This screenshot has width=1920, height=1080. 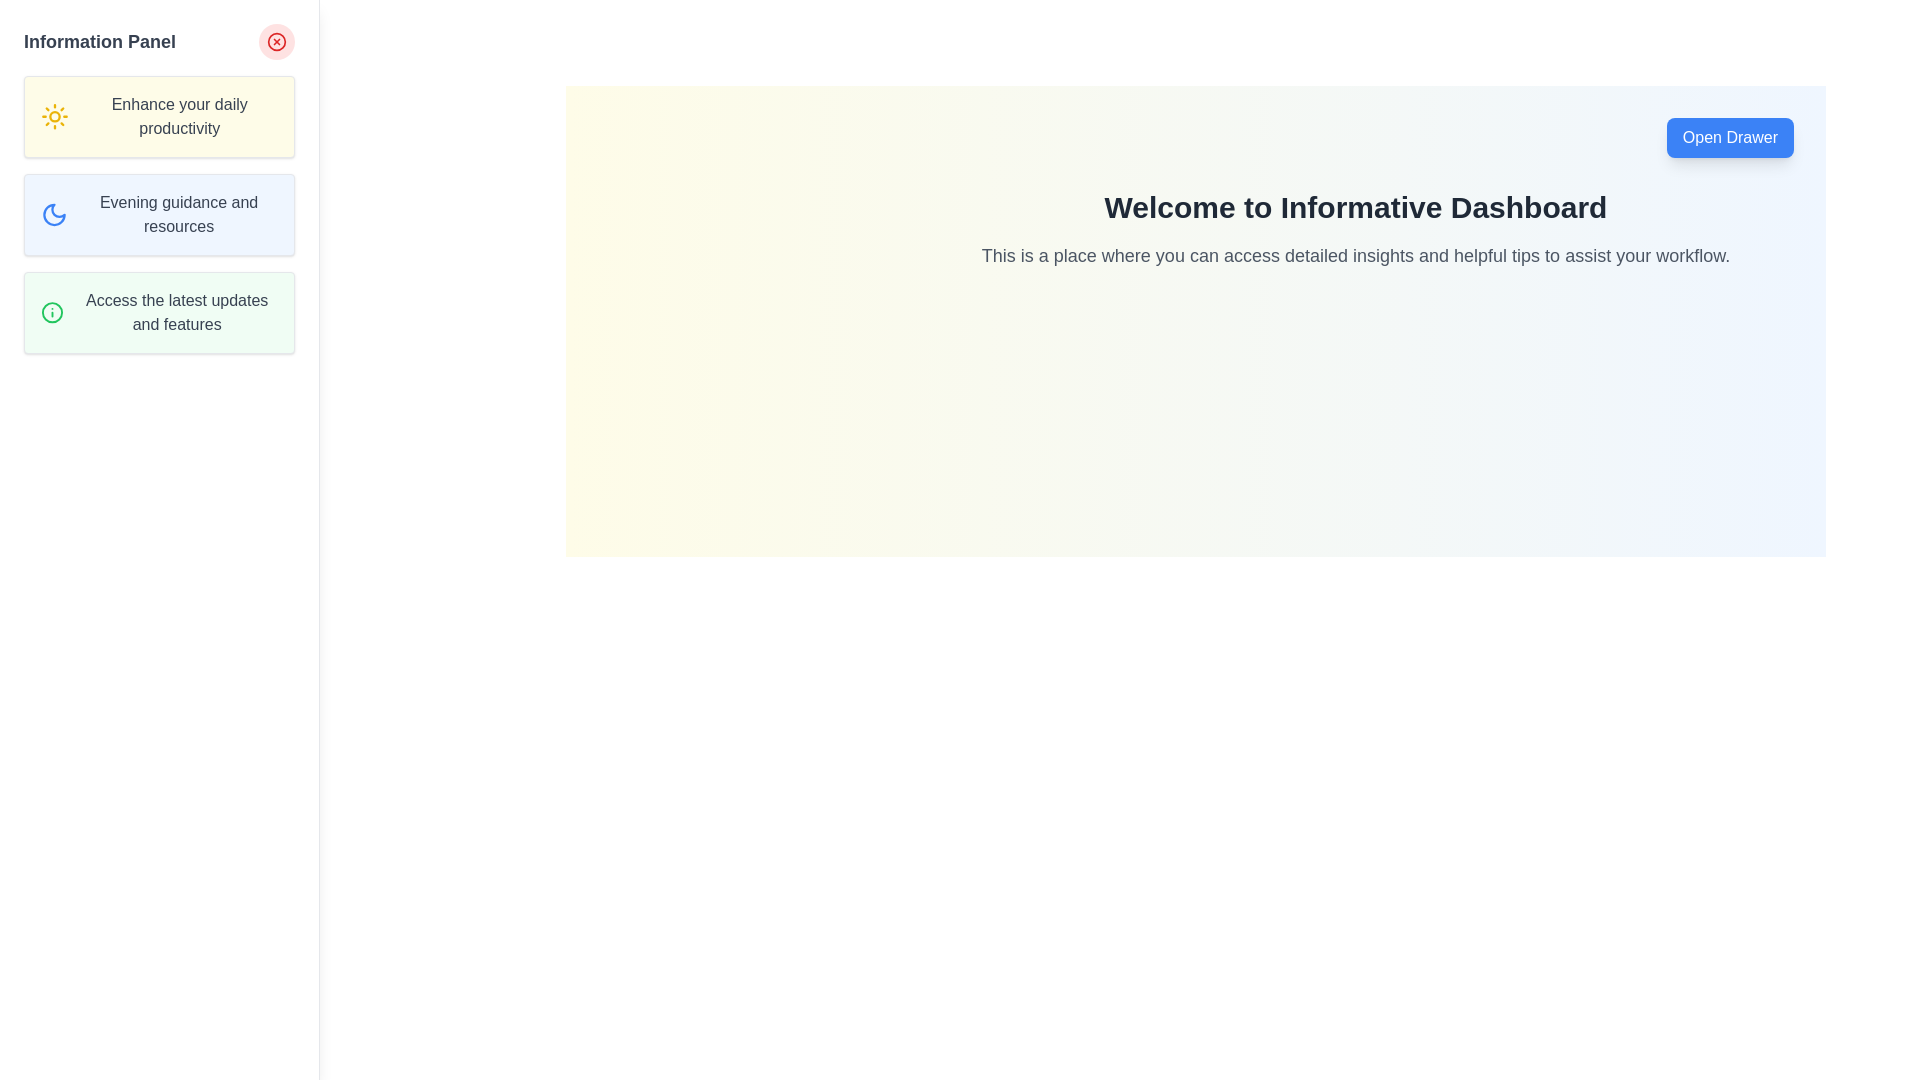 I want to click on text from the Text Label that provides contextual information, located directly below the 'Welcome to Informative Dashboard' title, so click(x=1356, y=254).